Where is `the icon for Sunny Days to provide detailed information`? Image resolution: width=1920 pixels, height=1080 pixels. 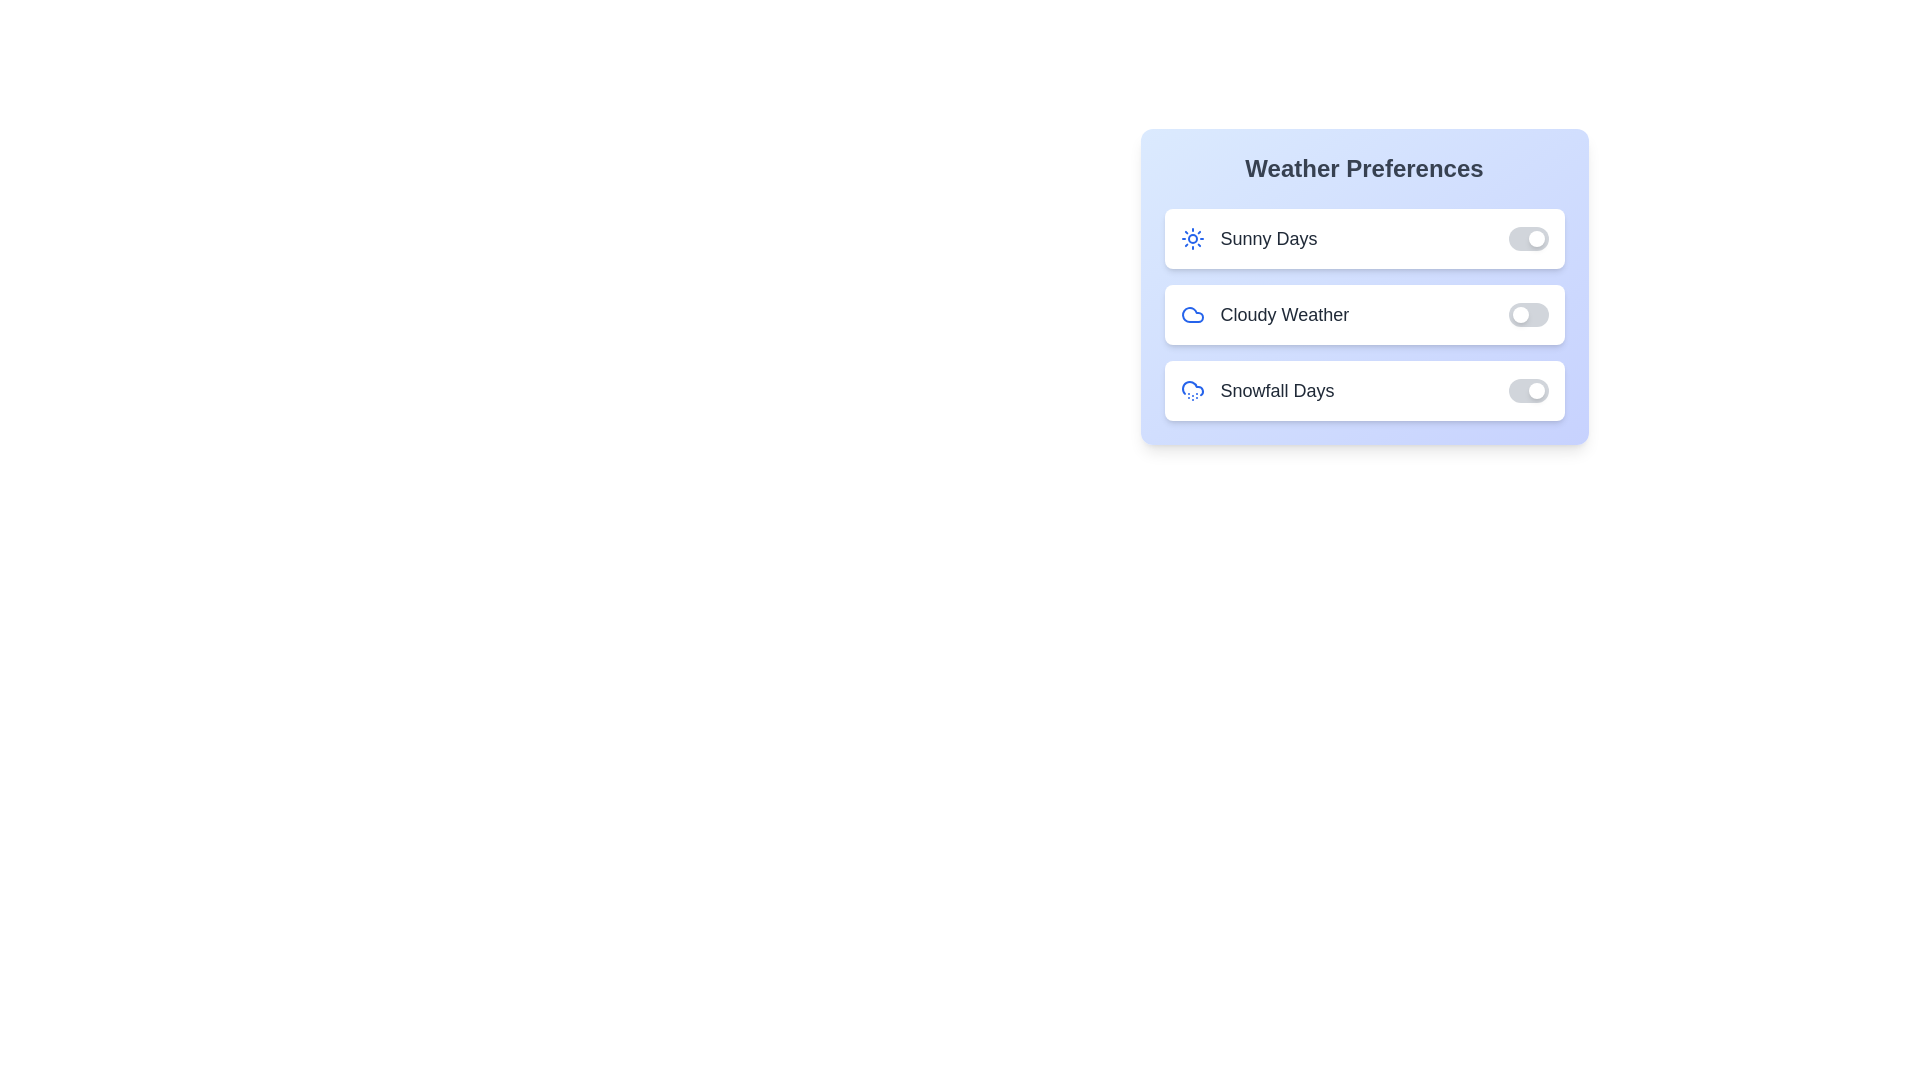
the icon for Sunny Days to provide detailed information is located at coordinates (1192, 238).